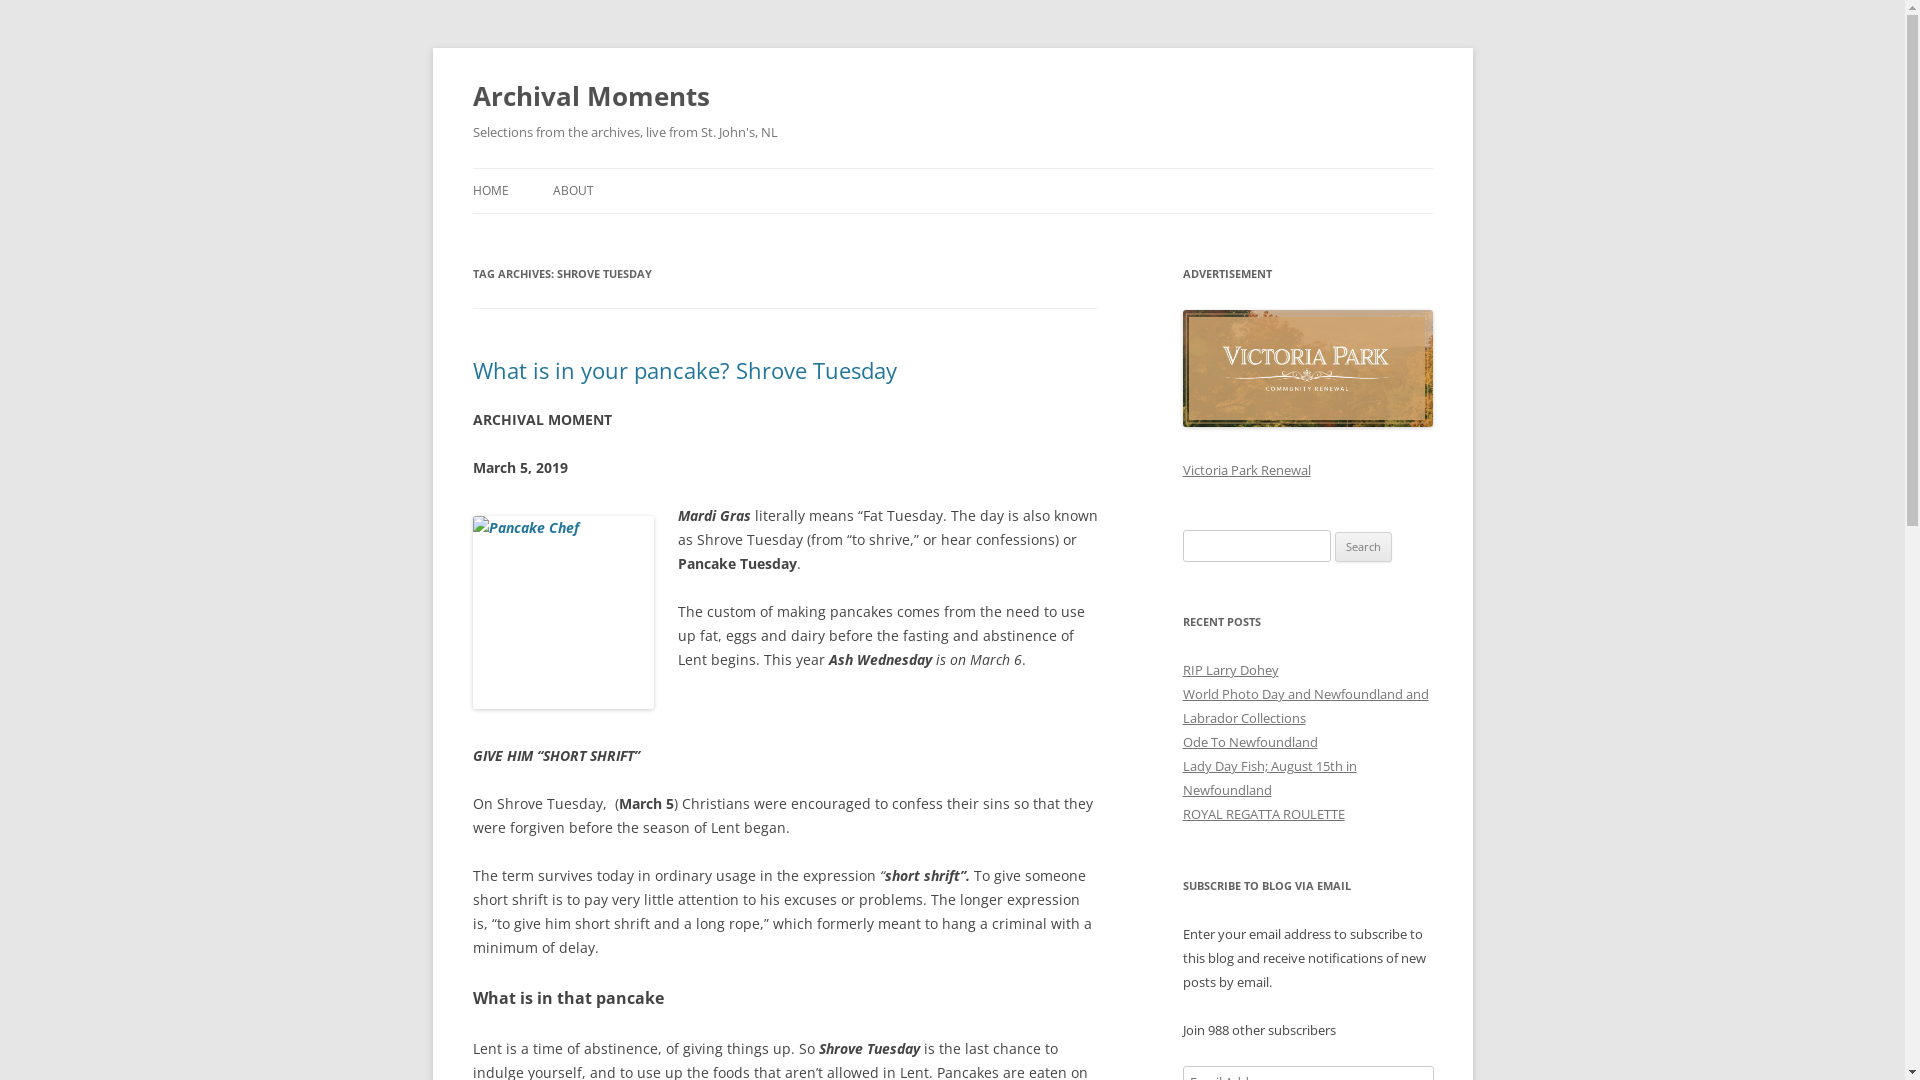 The width and height of the screenshot is (1920, 1080). What do you see at coordinates (1245, 470) in the screenshot?
I see `'Victoria Park Renewal'` at bounding box center [1245, 470].